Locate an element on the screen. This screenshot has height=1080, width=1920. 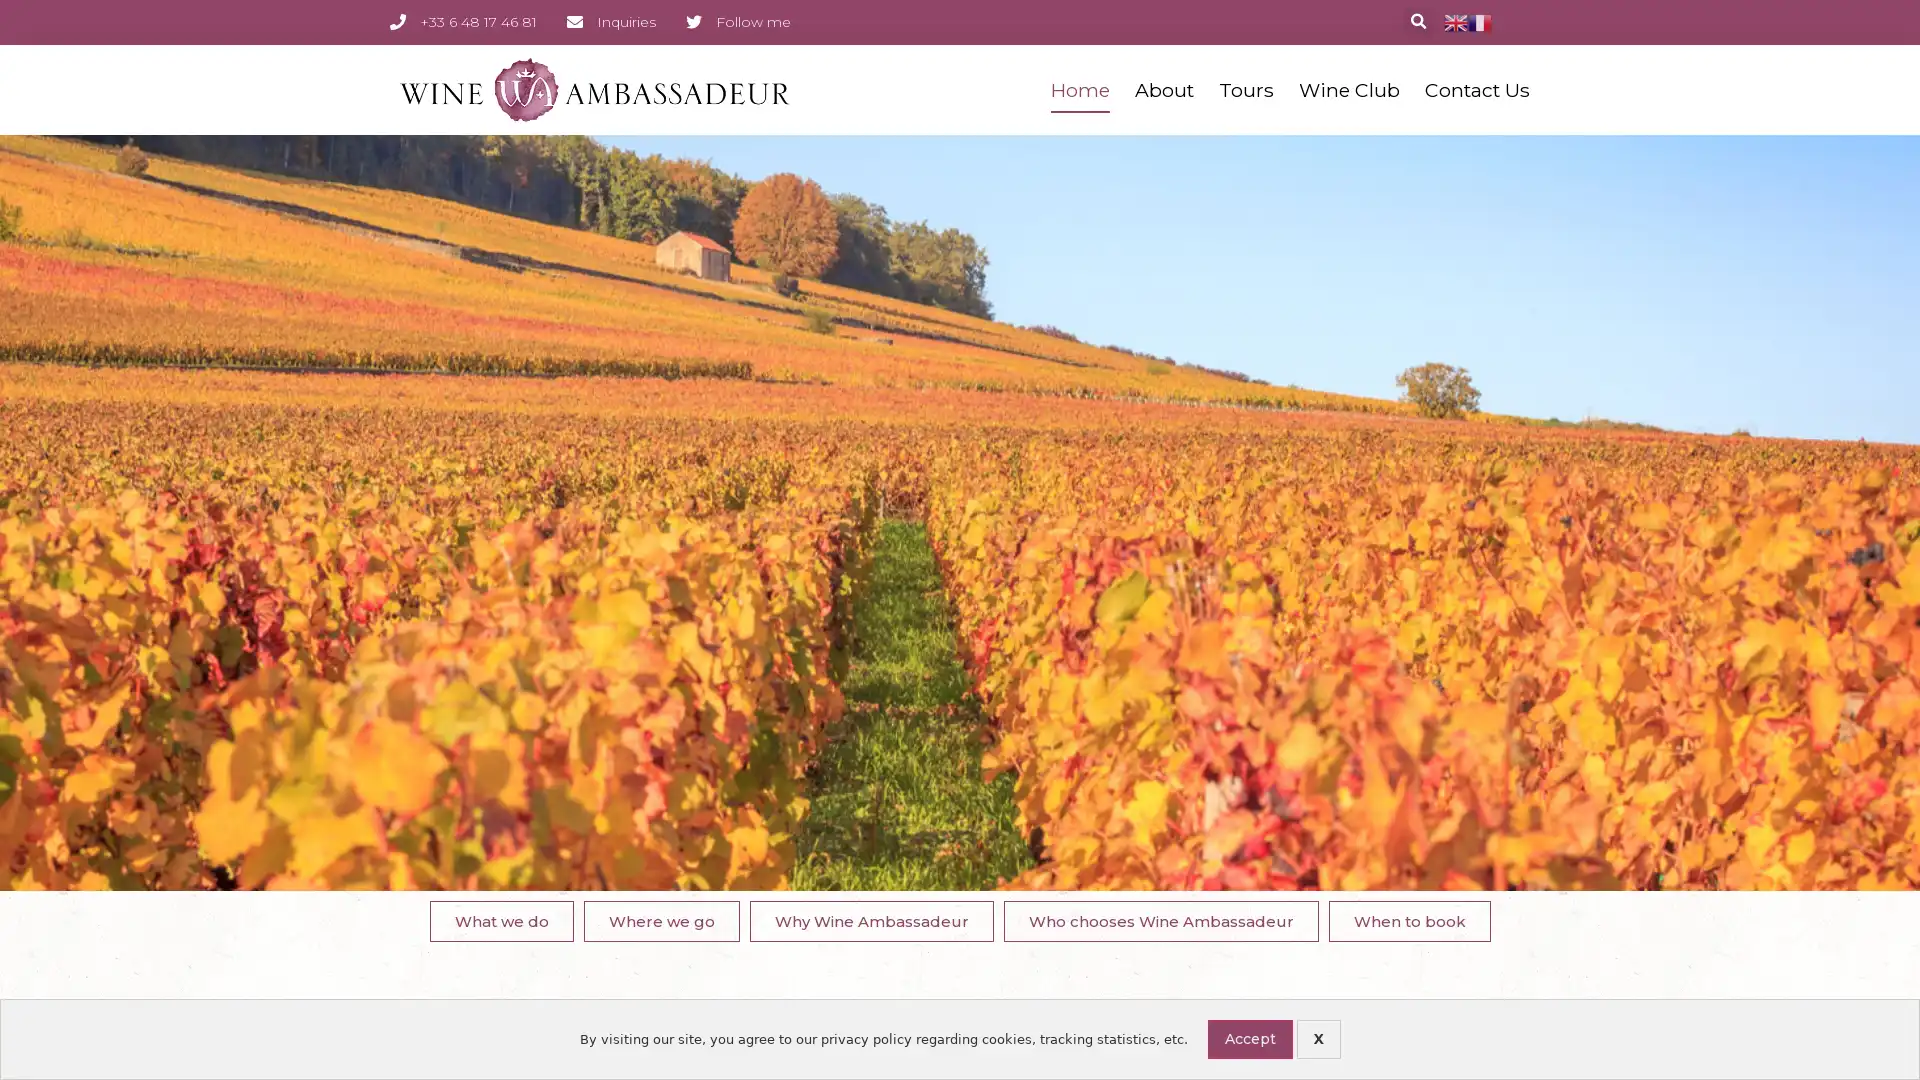
What we do is located at coordinates (500, 920).